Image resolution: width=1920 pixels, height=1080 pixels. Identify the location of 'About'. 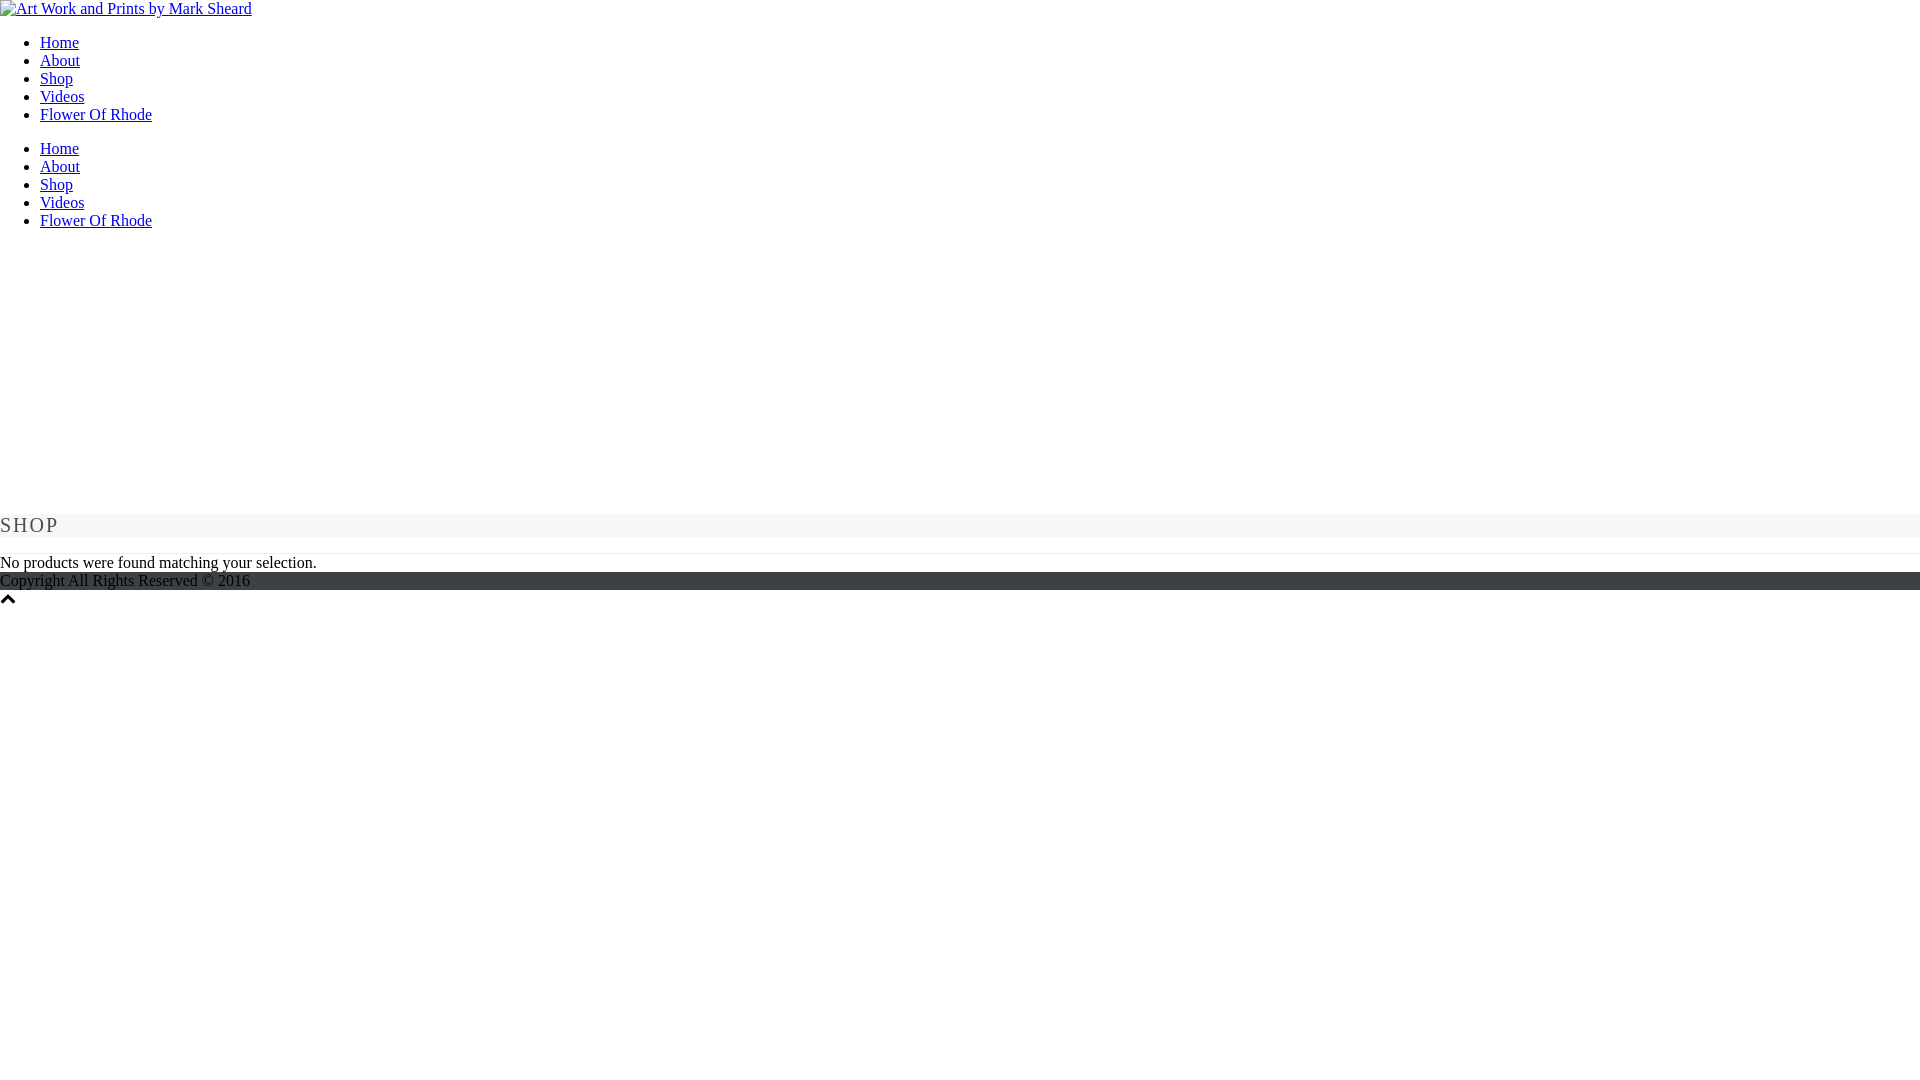
(59, 59).